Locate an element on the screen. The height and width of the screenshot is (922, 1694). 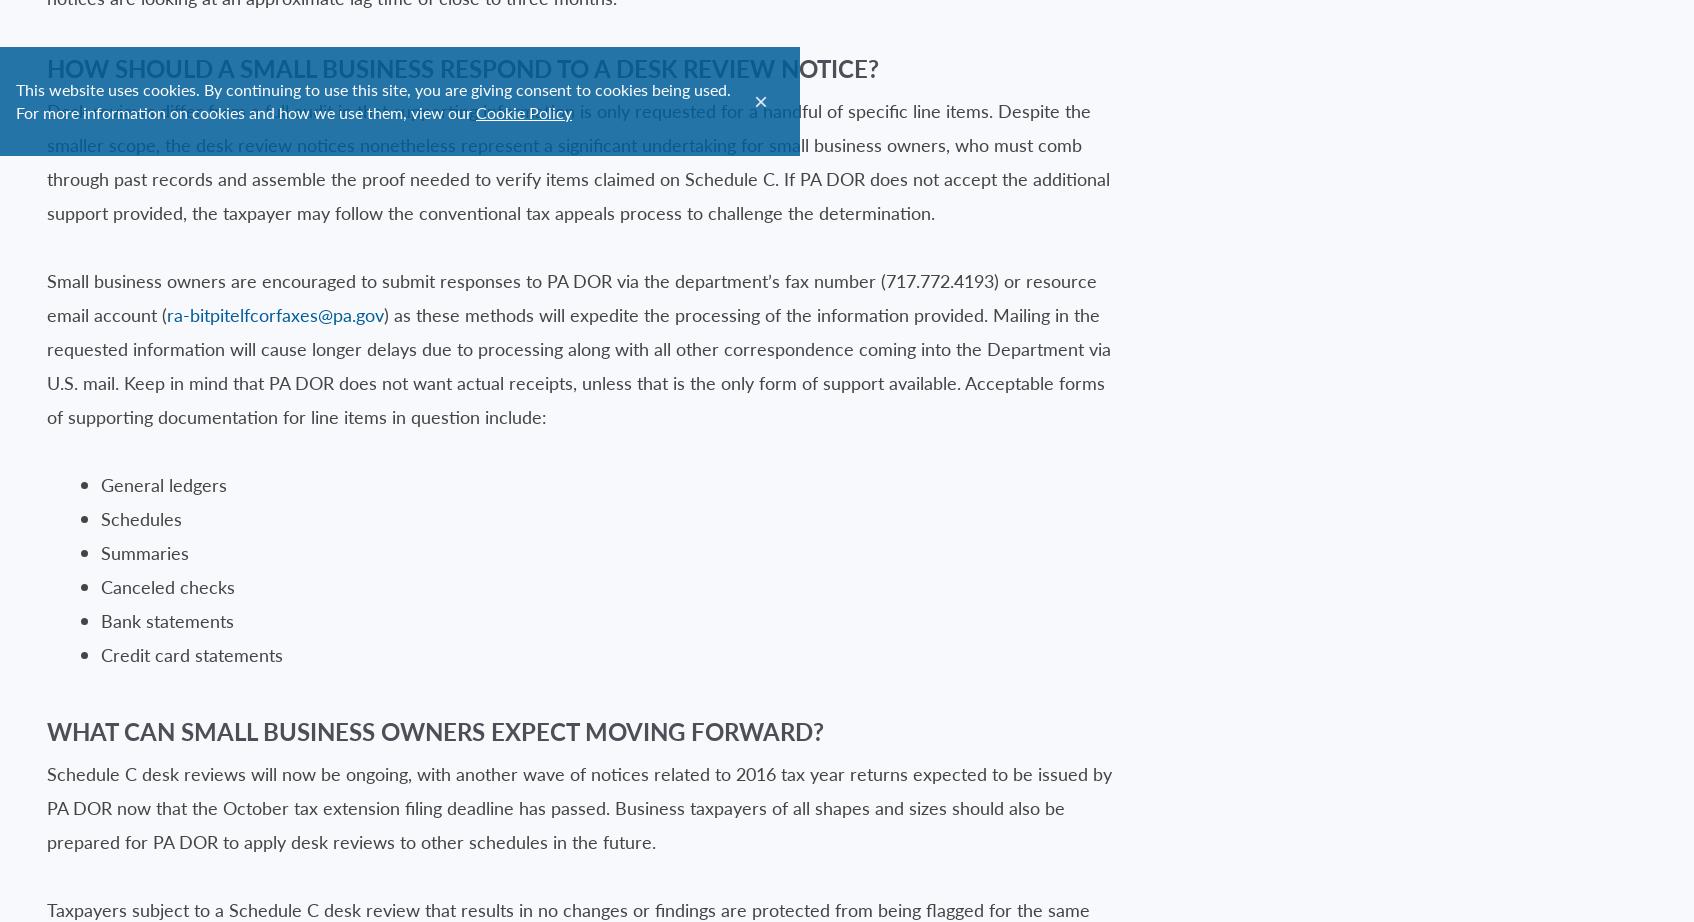
'Schedules' is located at coordinates (140, 517).